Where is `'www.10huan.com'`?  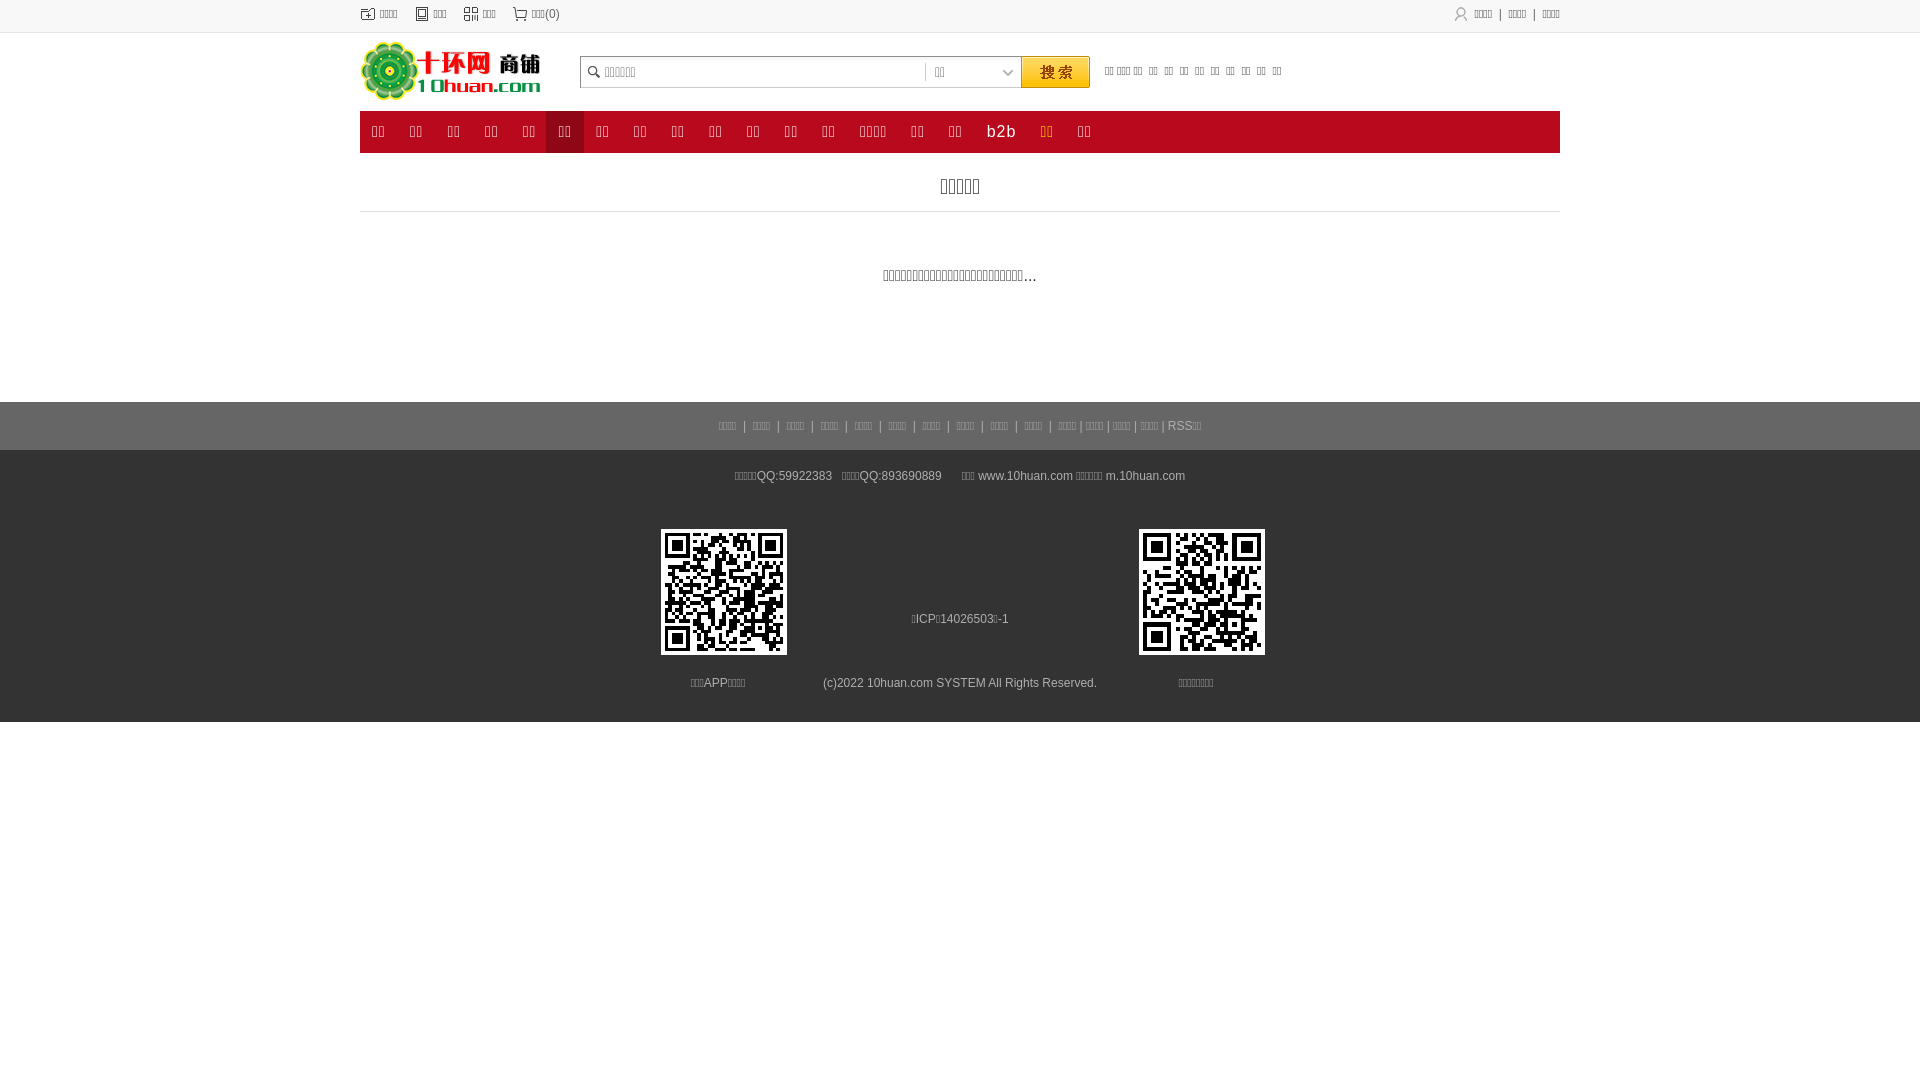 'www.10huan.com' is located at coordinates (1025, 475).